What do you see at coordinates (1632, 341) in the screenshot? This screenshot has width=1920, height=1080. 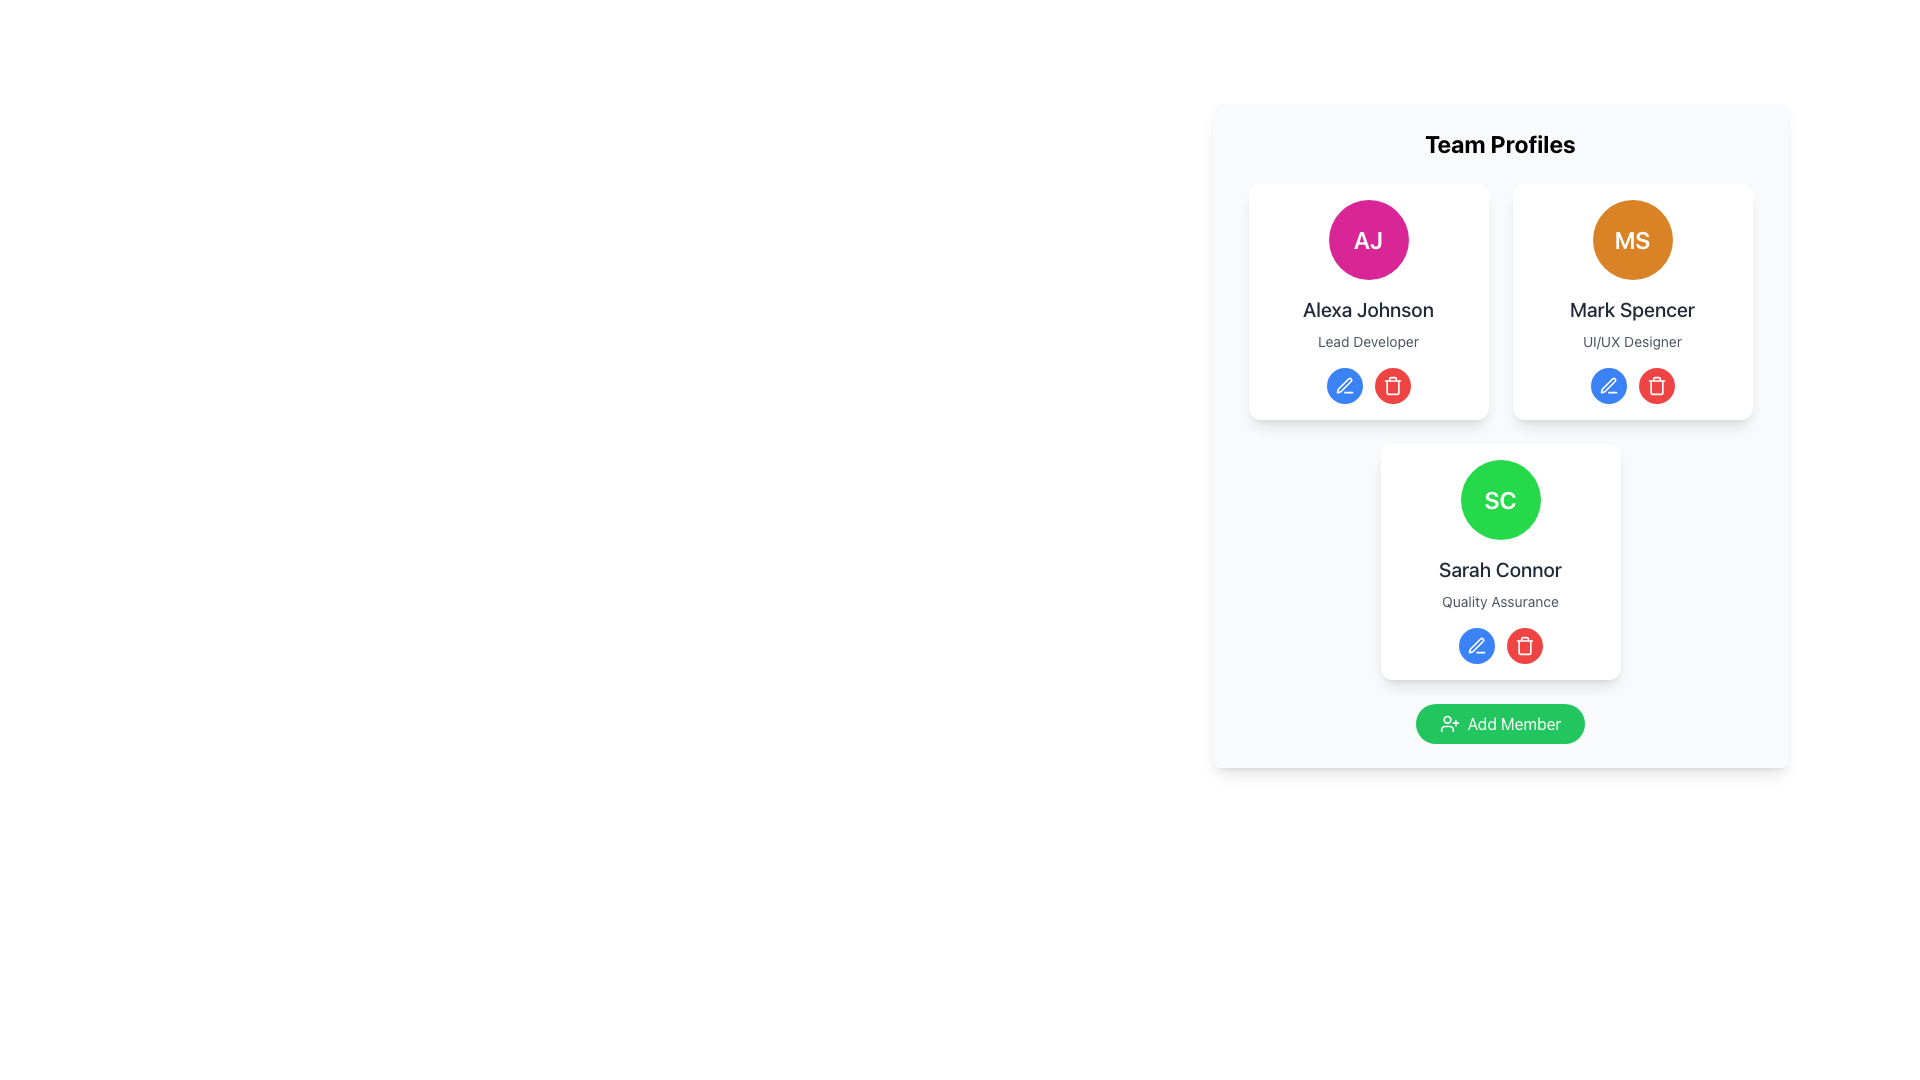 I see `the text label stating 'UI/UX Designer' located within the profile card of 'Mark Spencer', positioned beneath the main name and above action buttons` at bounding box center [1632, 341].